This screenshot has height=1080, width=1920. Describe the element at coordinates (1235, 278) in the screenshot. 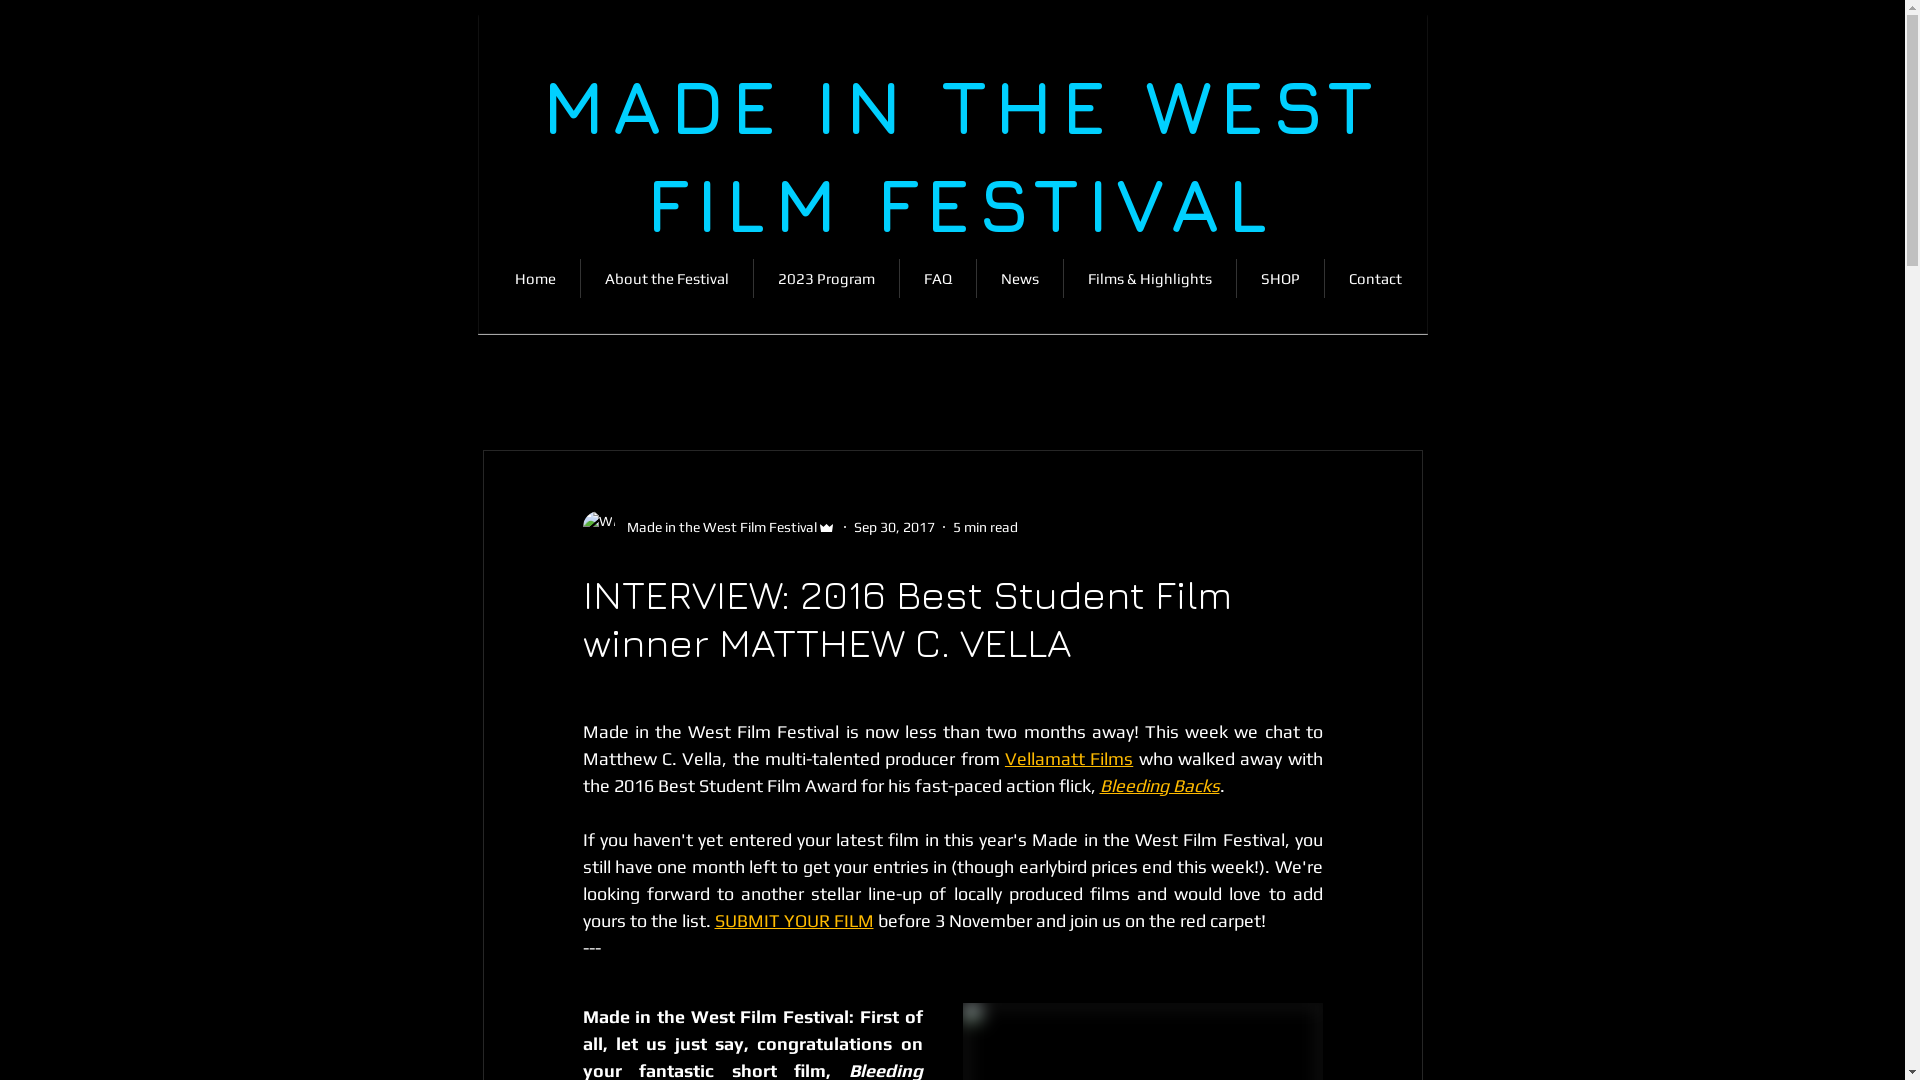

I see `'SHOP'` at that location.